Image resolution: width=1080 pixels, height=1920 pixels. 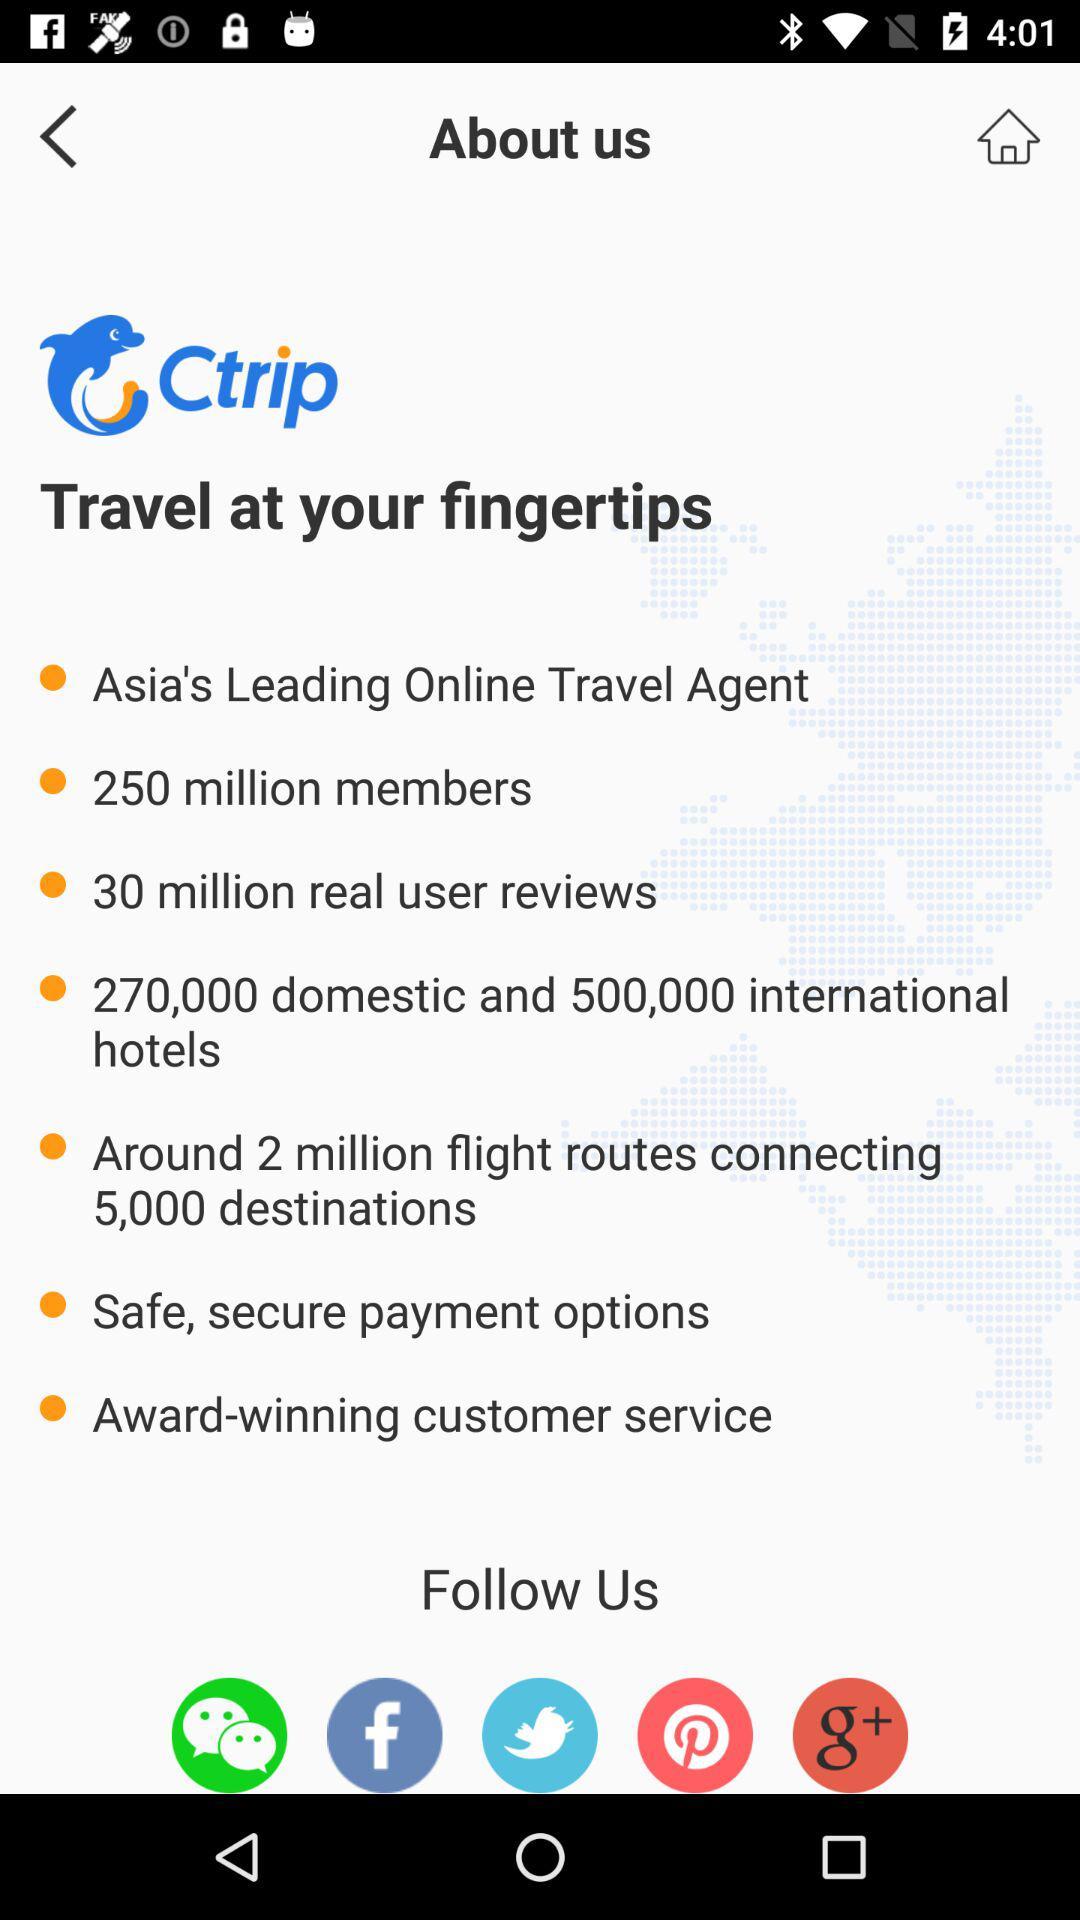 I want to click on pinterest follow up, so click(x=694, y=1734).